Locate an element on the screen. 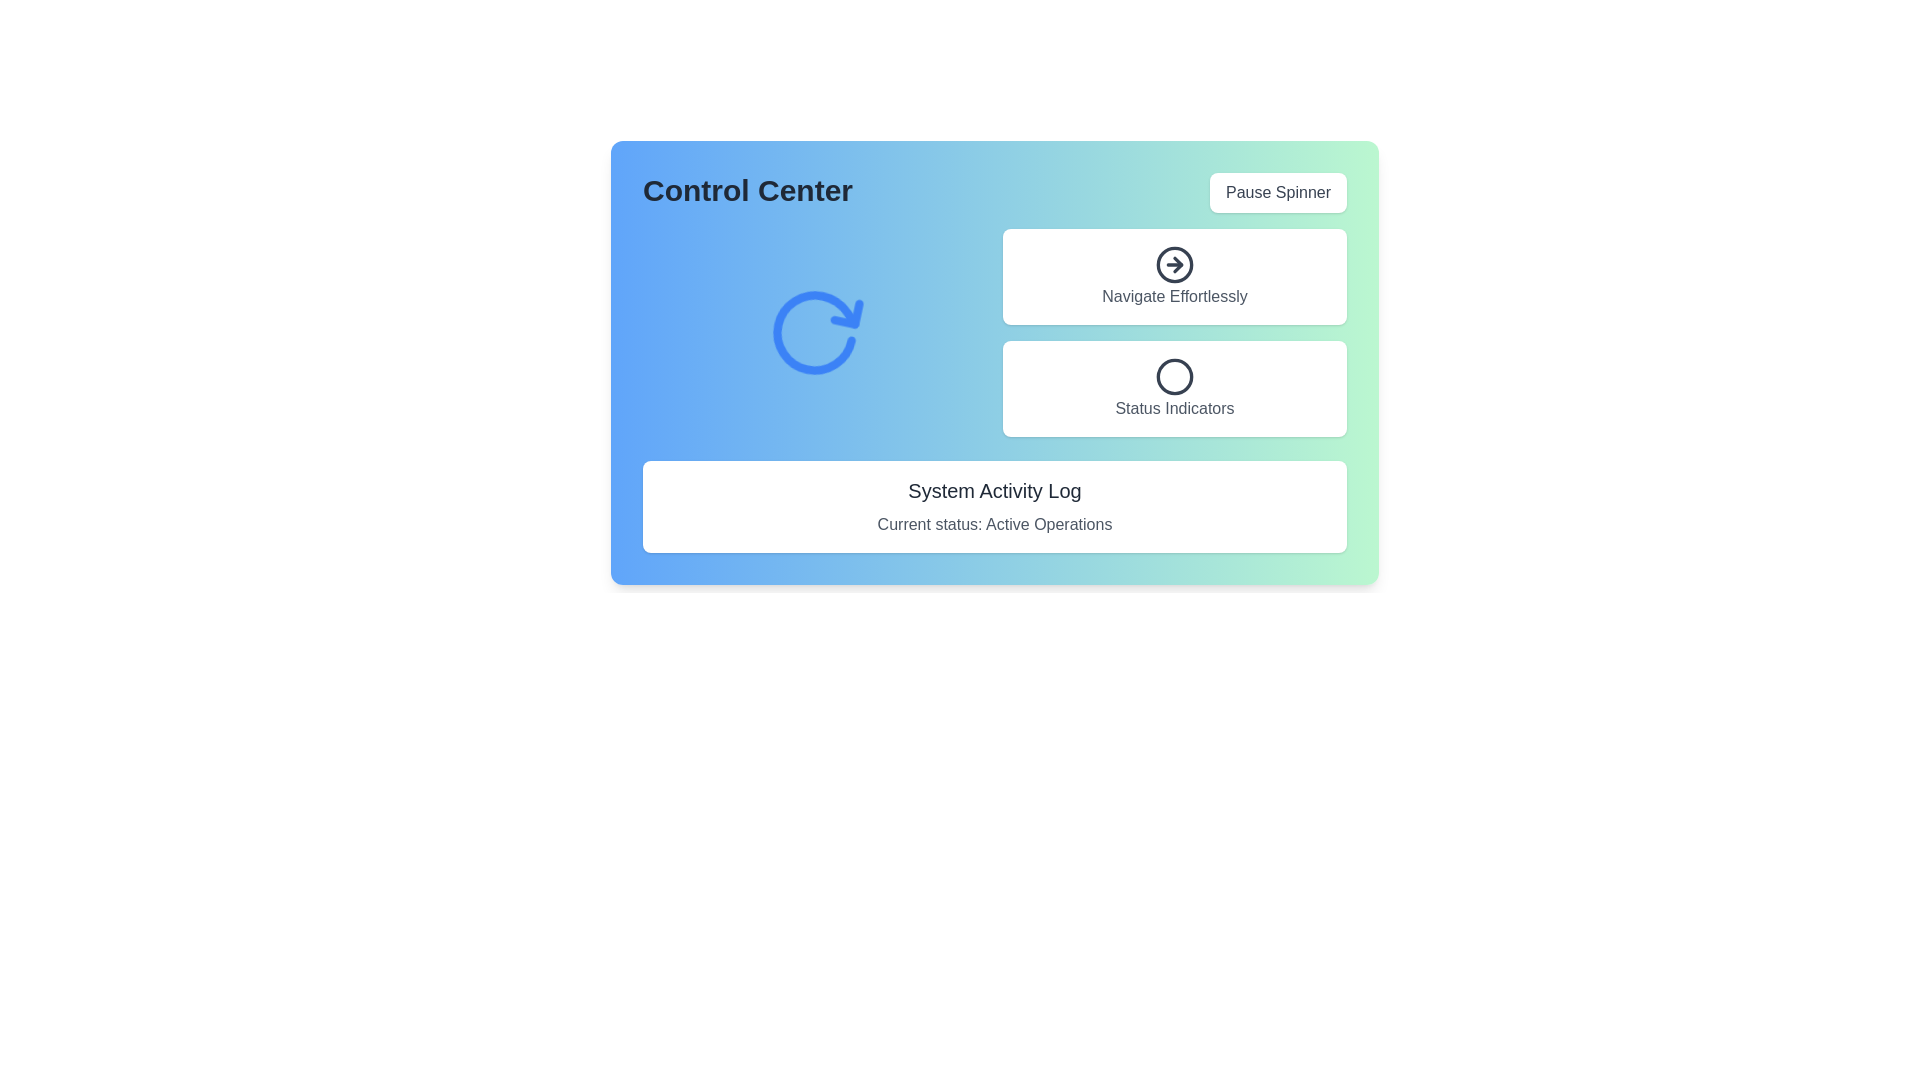  the informational text displaying 'Active Operations', which is located beneath the 'System Activity Log' heading is located at coordinates (994, 523).